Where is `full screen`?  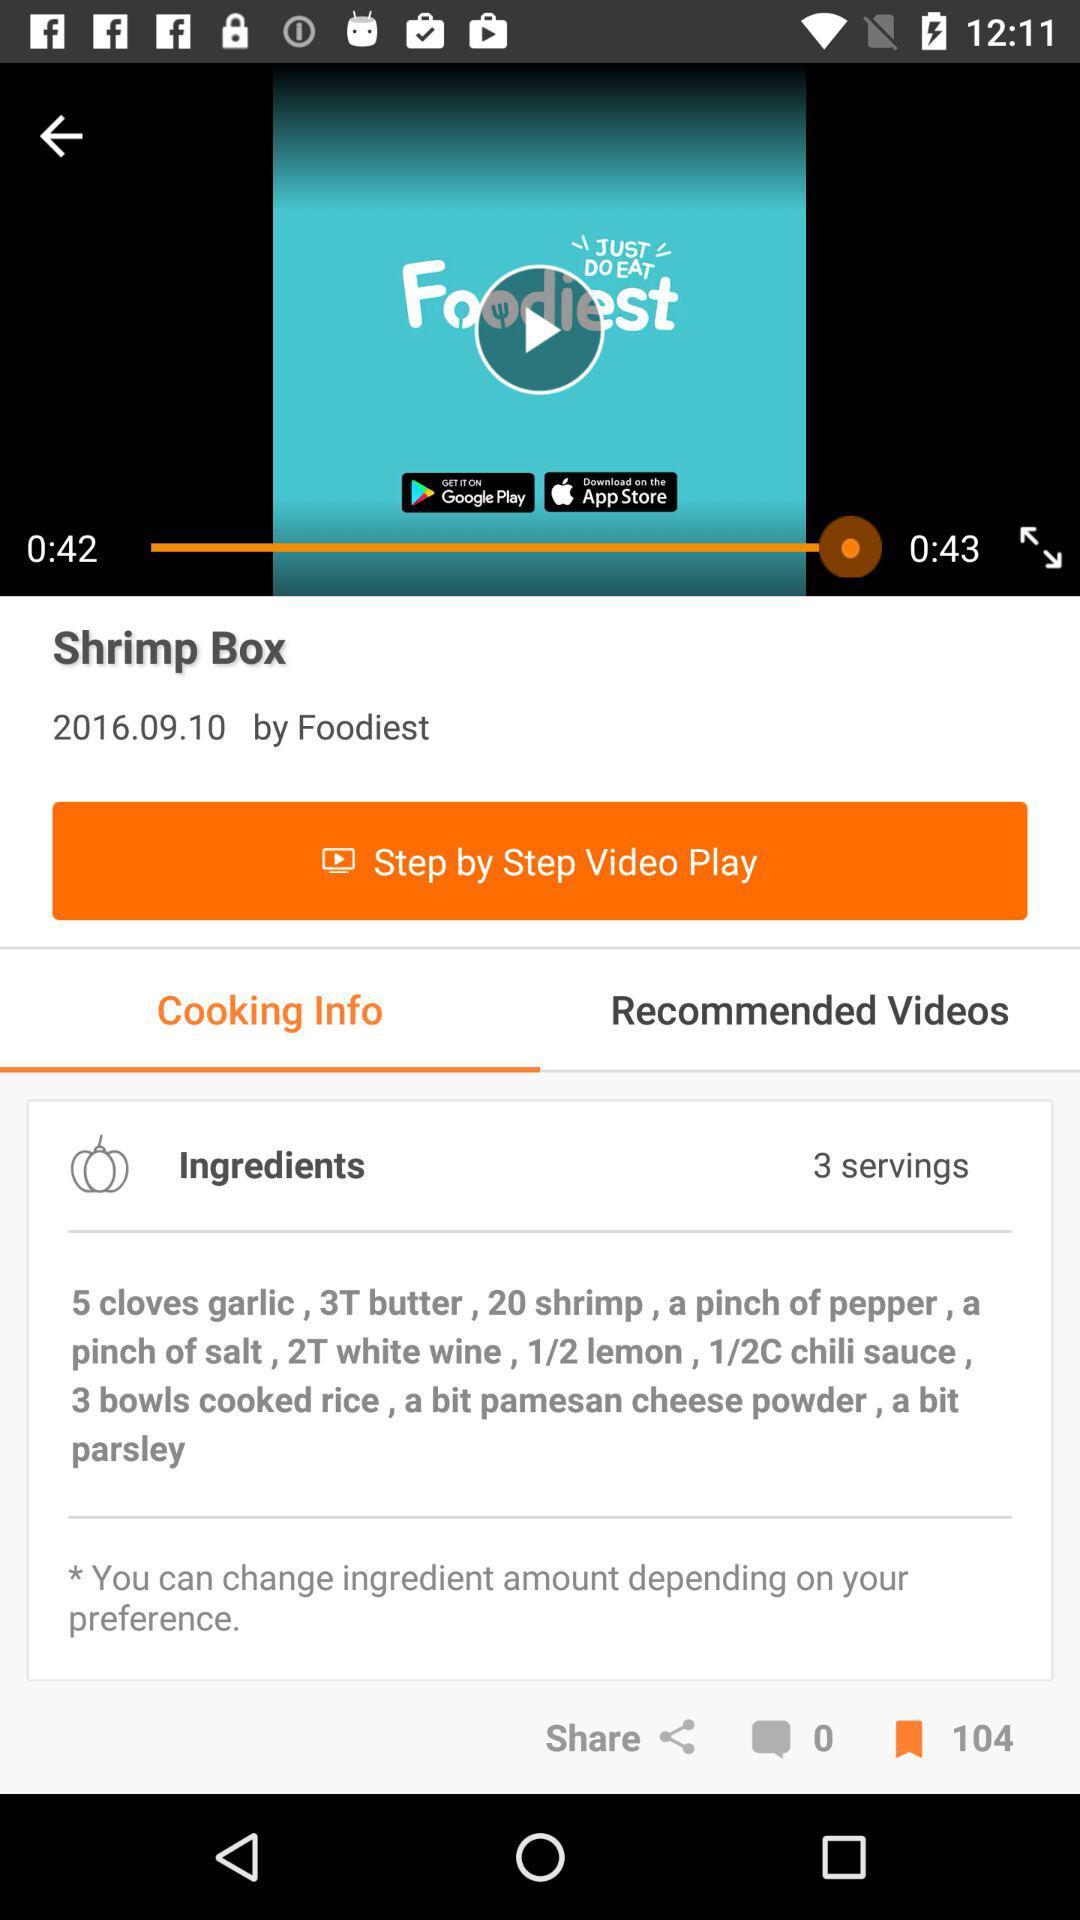
full screen is located at coordinates (1039, 547).